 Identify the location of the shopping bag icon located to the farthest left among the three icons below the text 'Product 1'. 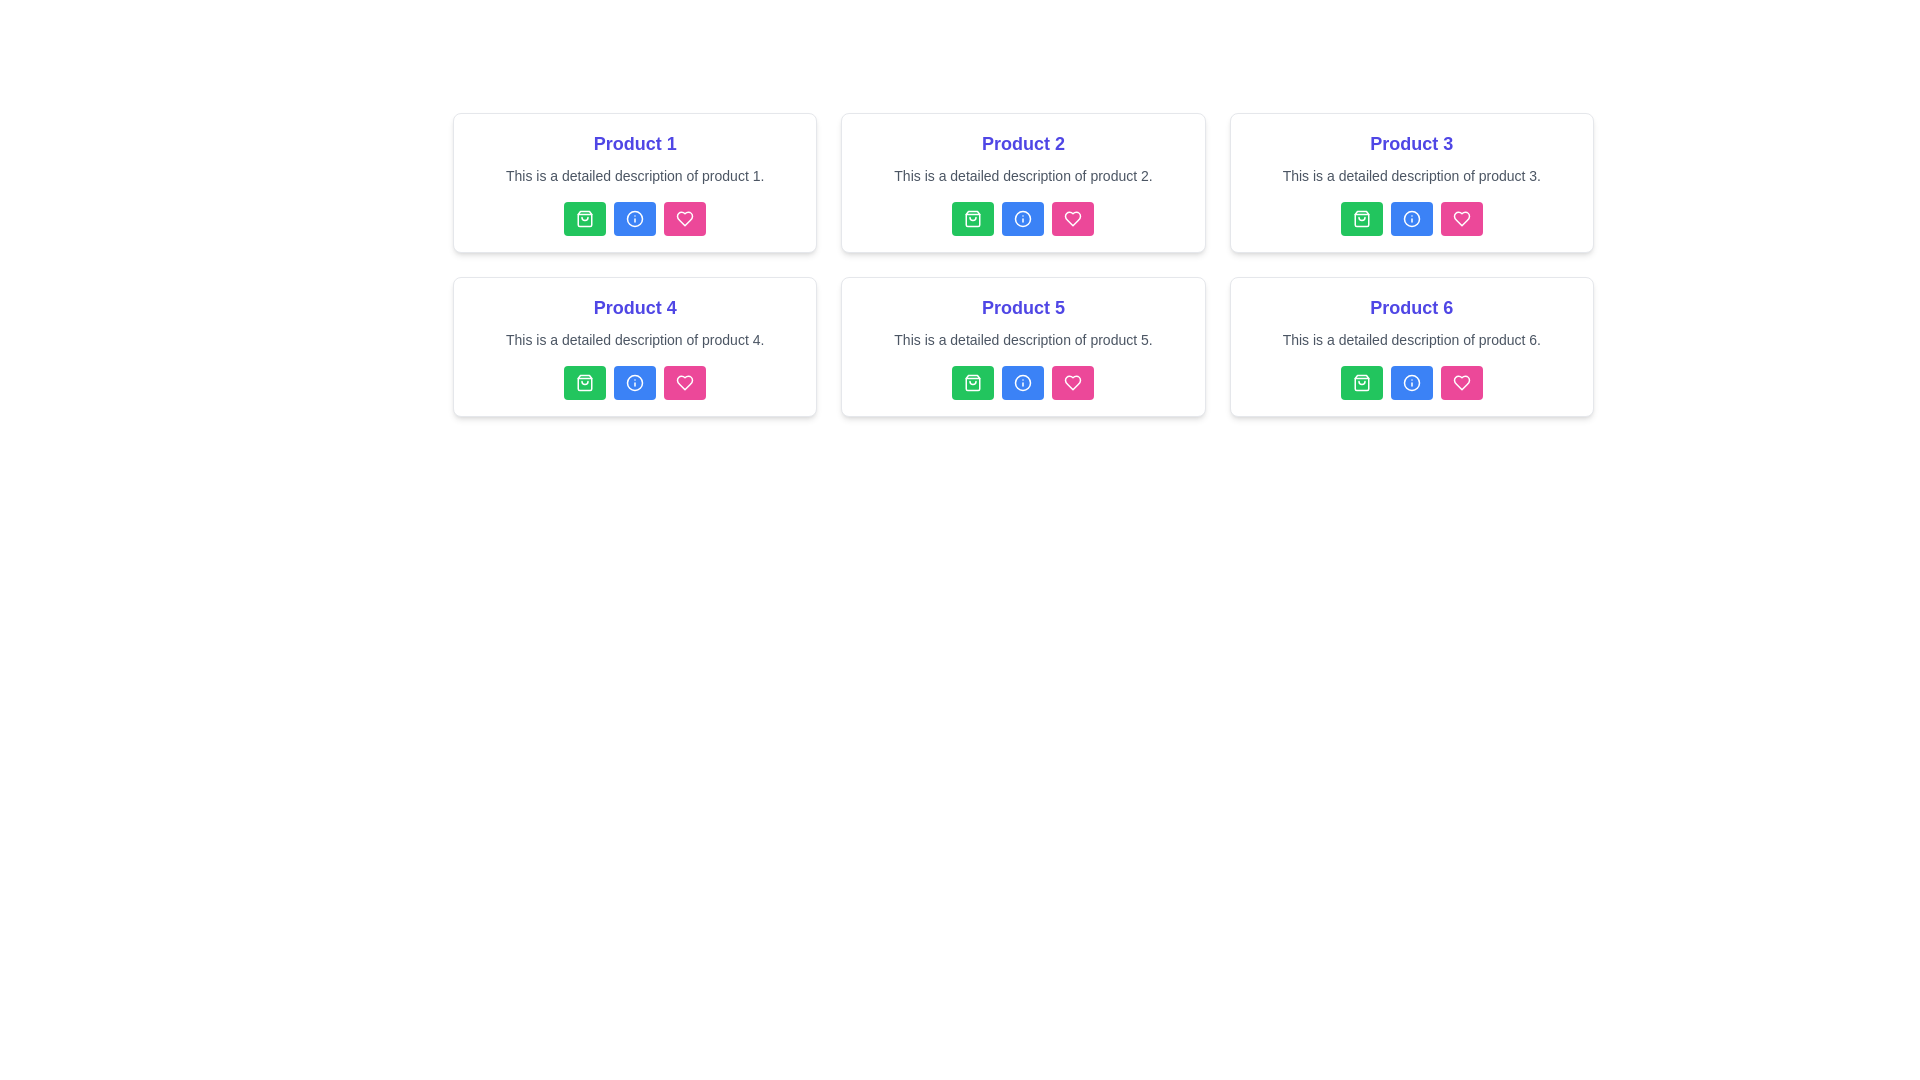
(584, 219).